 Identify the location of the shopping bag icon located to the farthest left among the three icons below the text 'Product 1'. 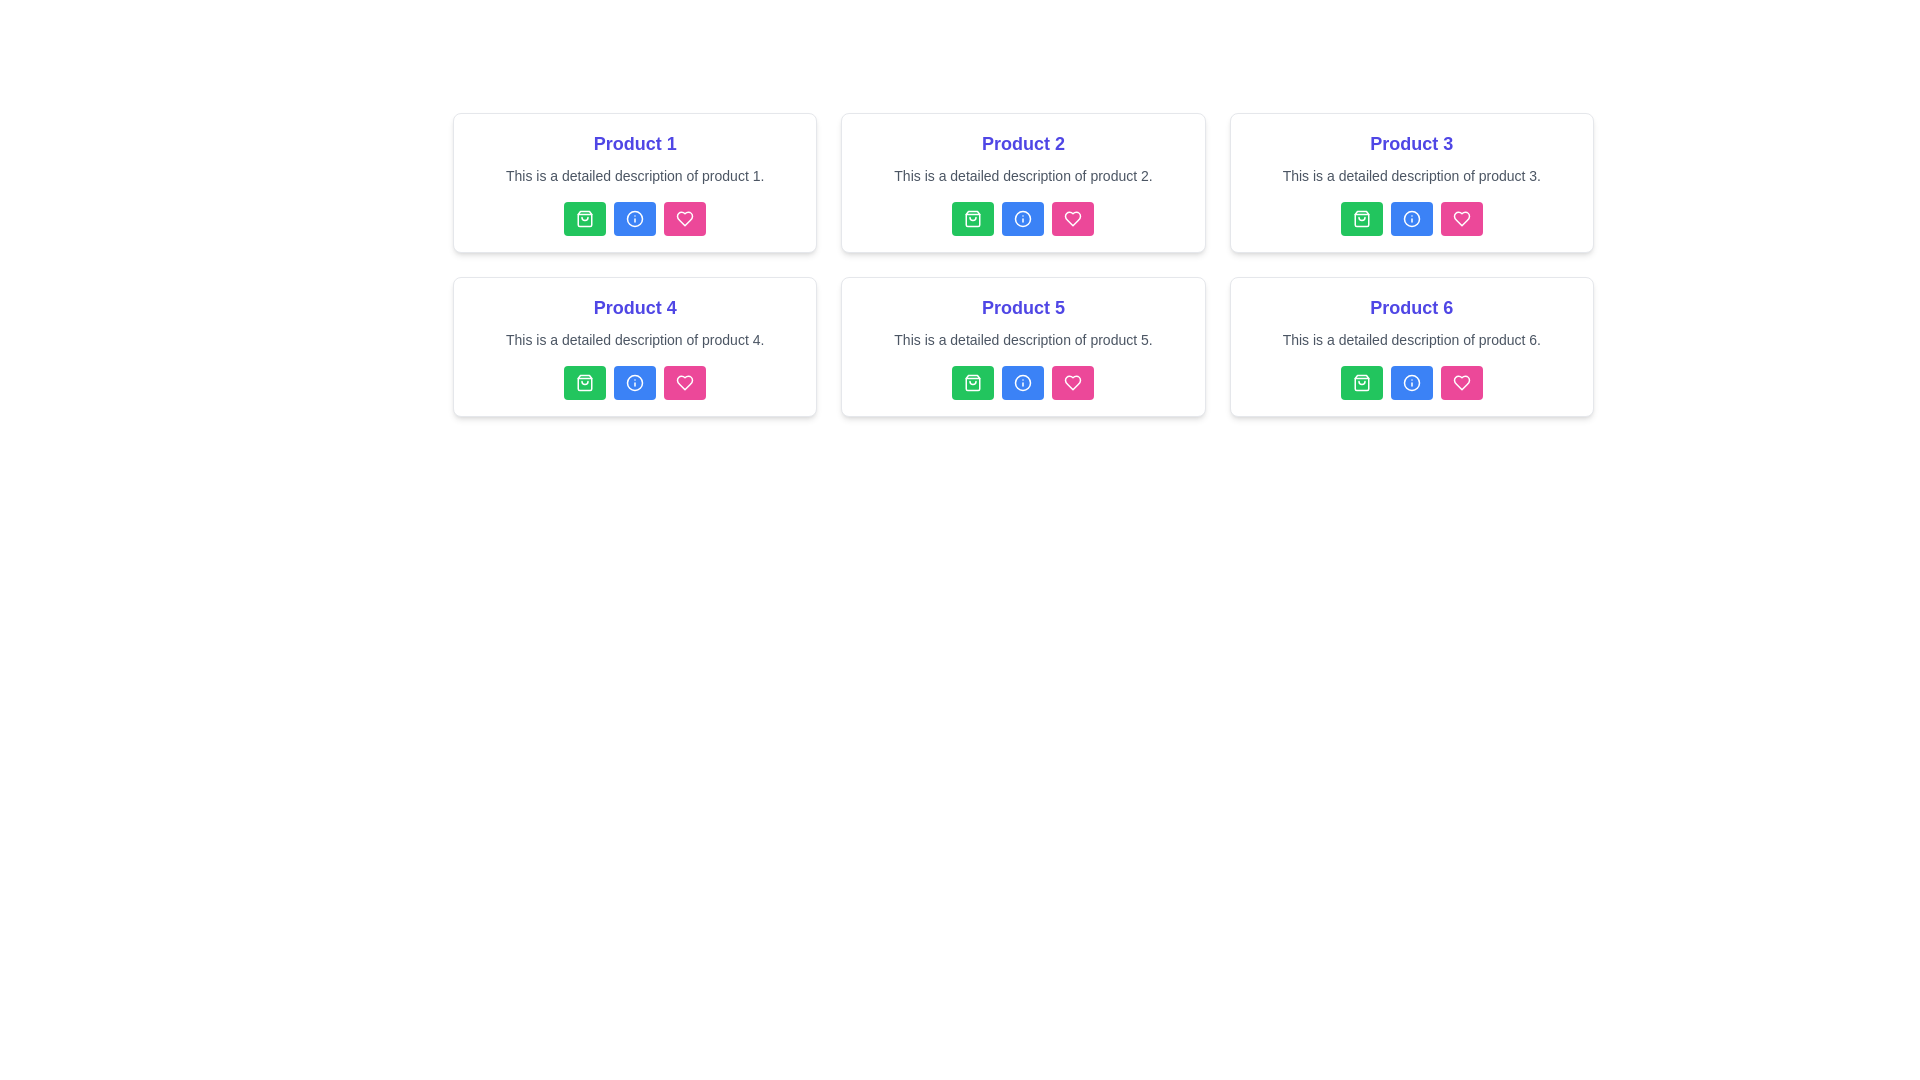
(584, 219).